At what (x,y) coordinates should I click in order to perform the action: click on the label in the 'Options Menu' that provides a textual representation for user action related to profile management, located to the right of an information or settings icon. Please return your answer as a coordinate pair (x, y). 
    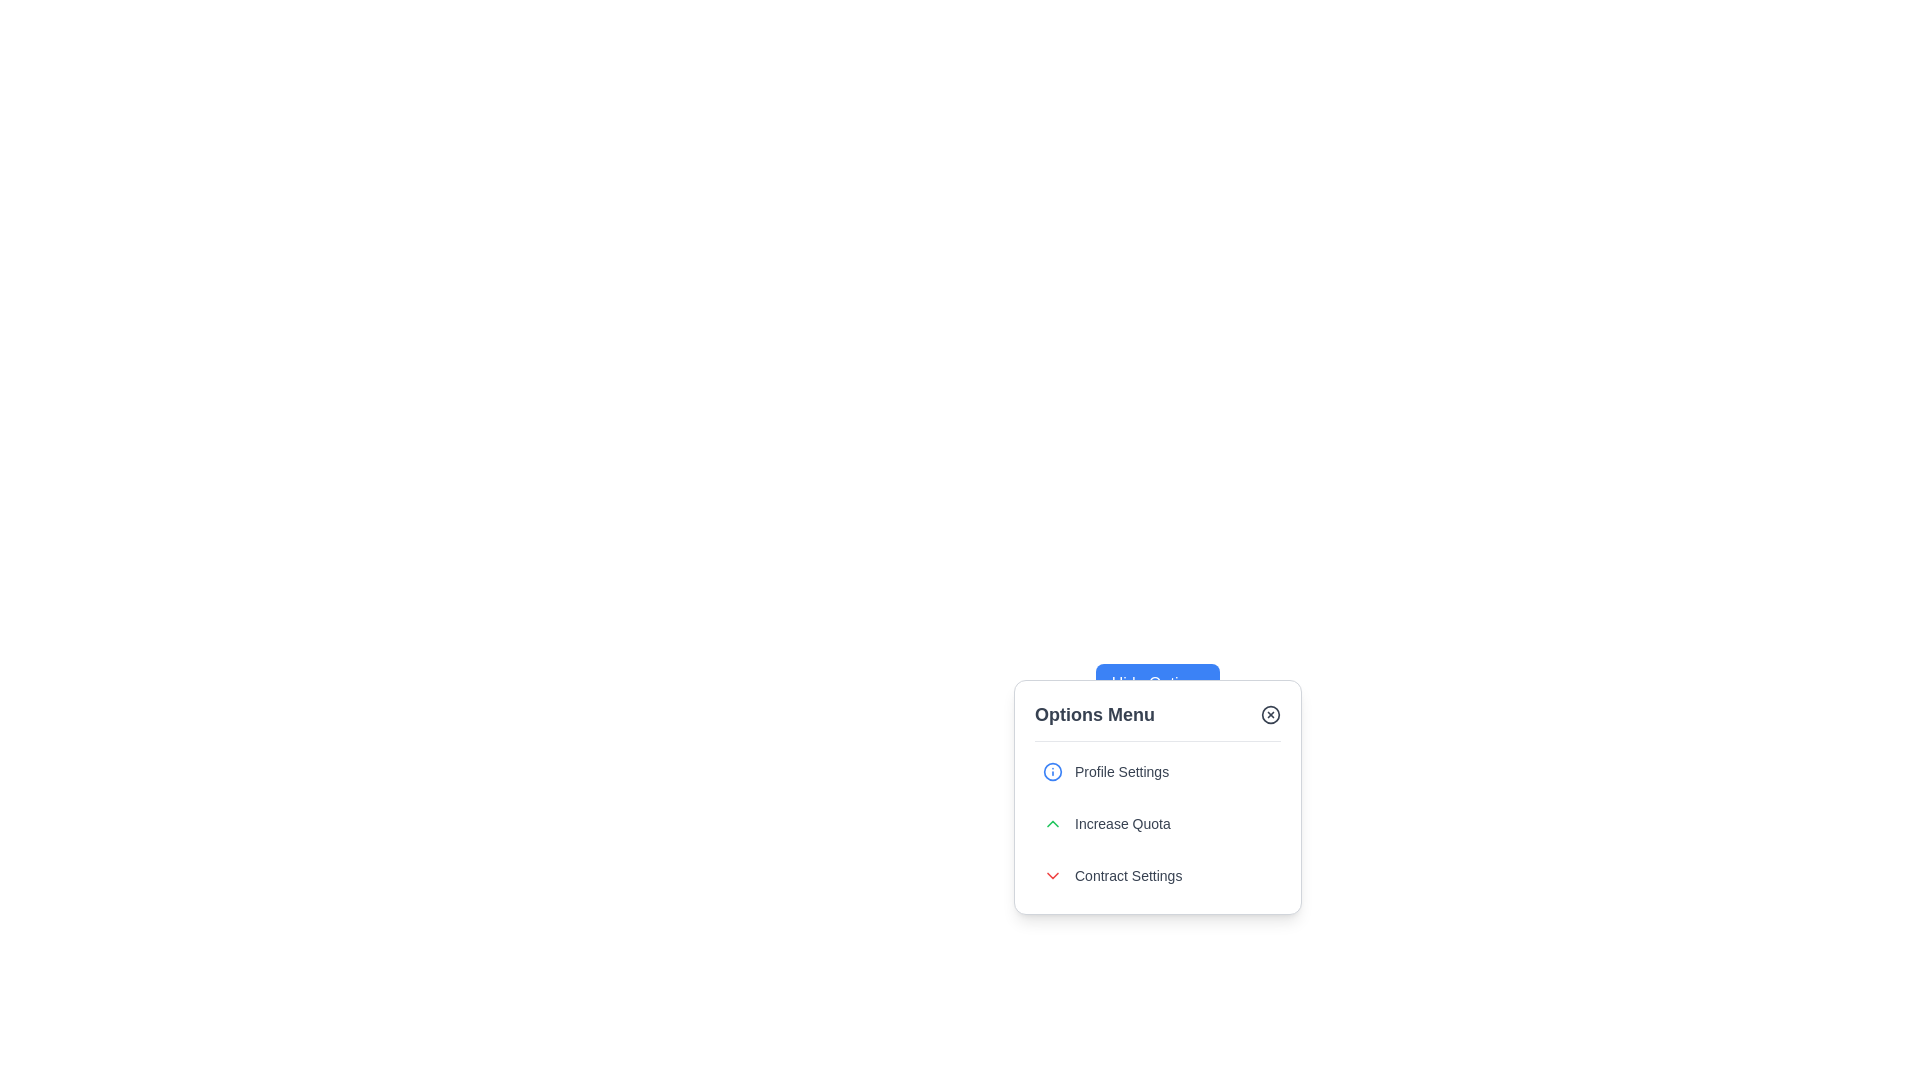
    Looking at the image, I should click on (1122, 770).